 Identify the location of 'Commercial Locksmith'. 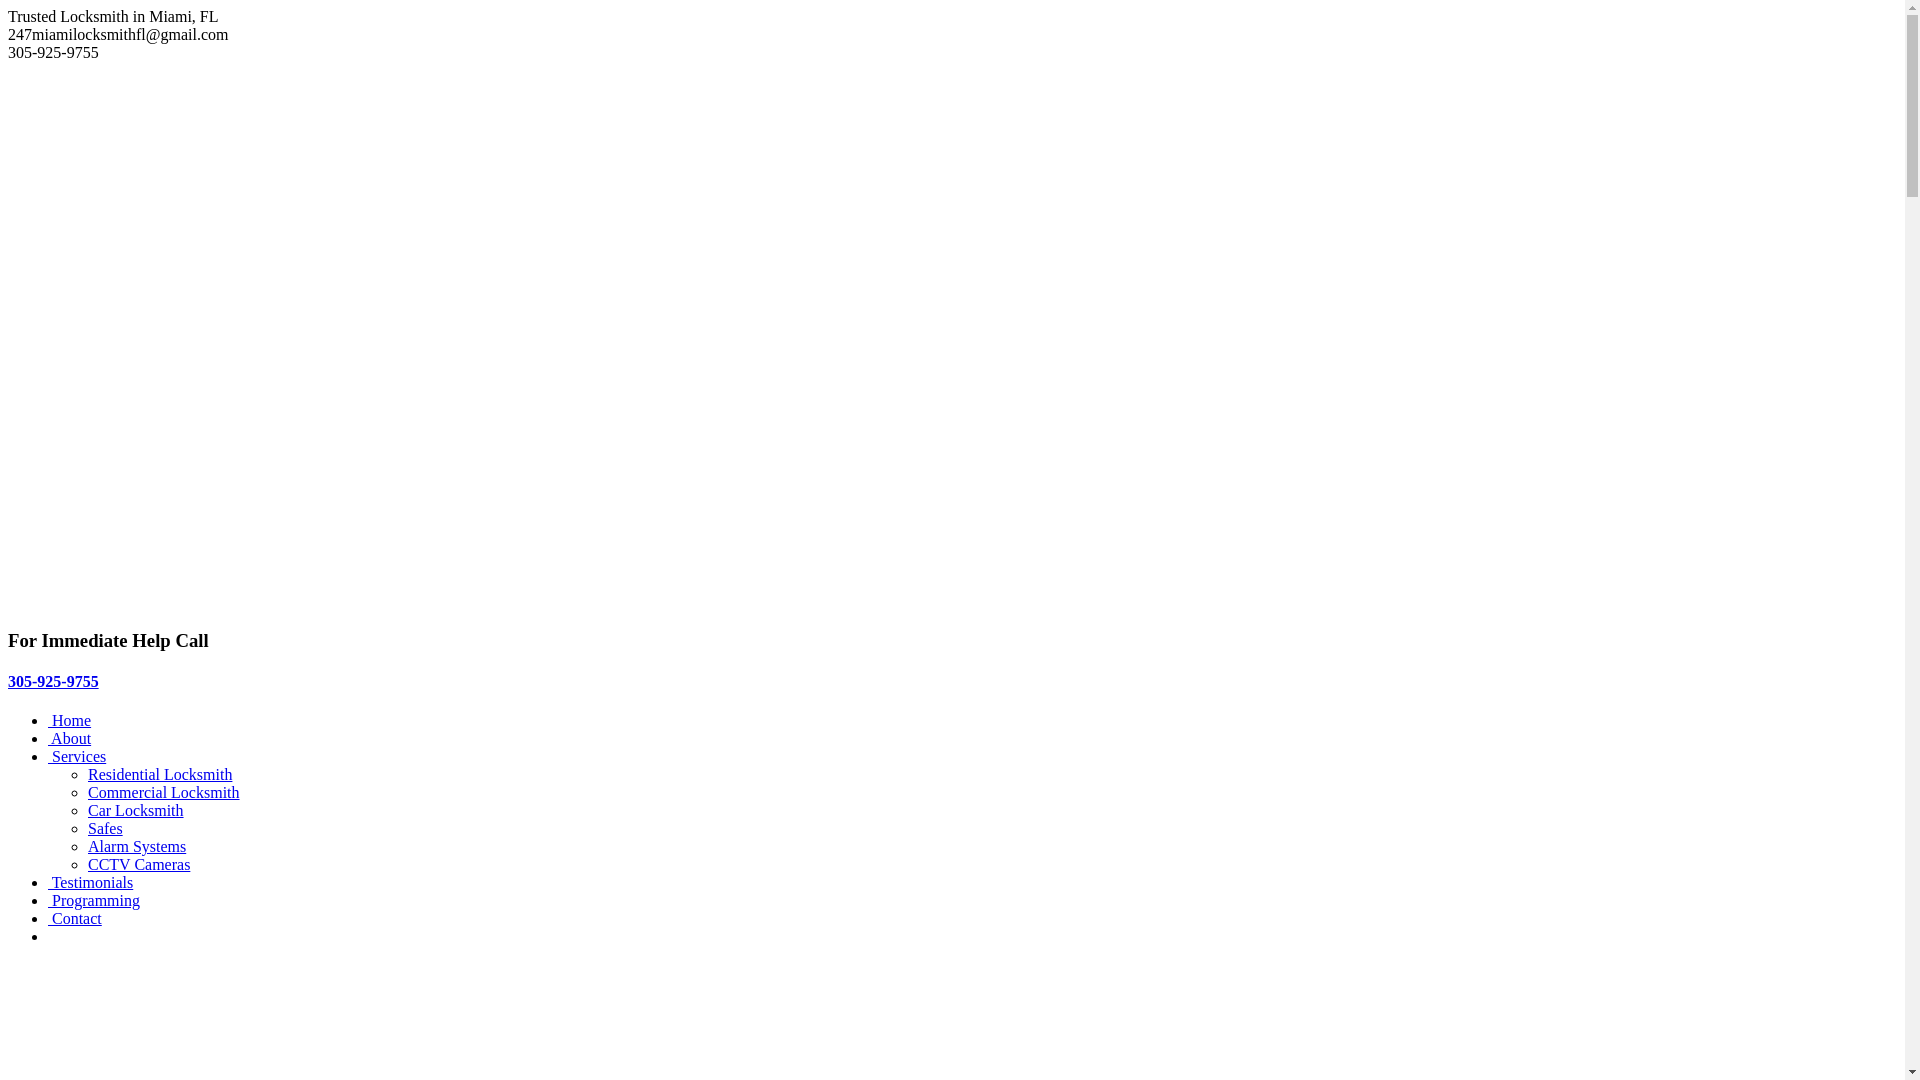
(86, 791).